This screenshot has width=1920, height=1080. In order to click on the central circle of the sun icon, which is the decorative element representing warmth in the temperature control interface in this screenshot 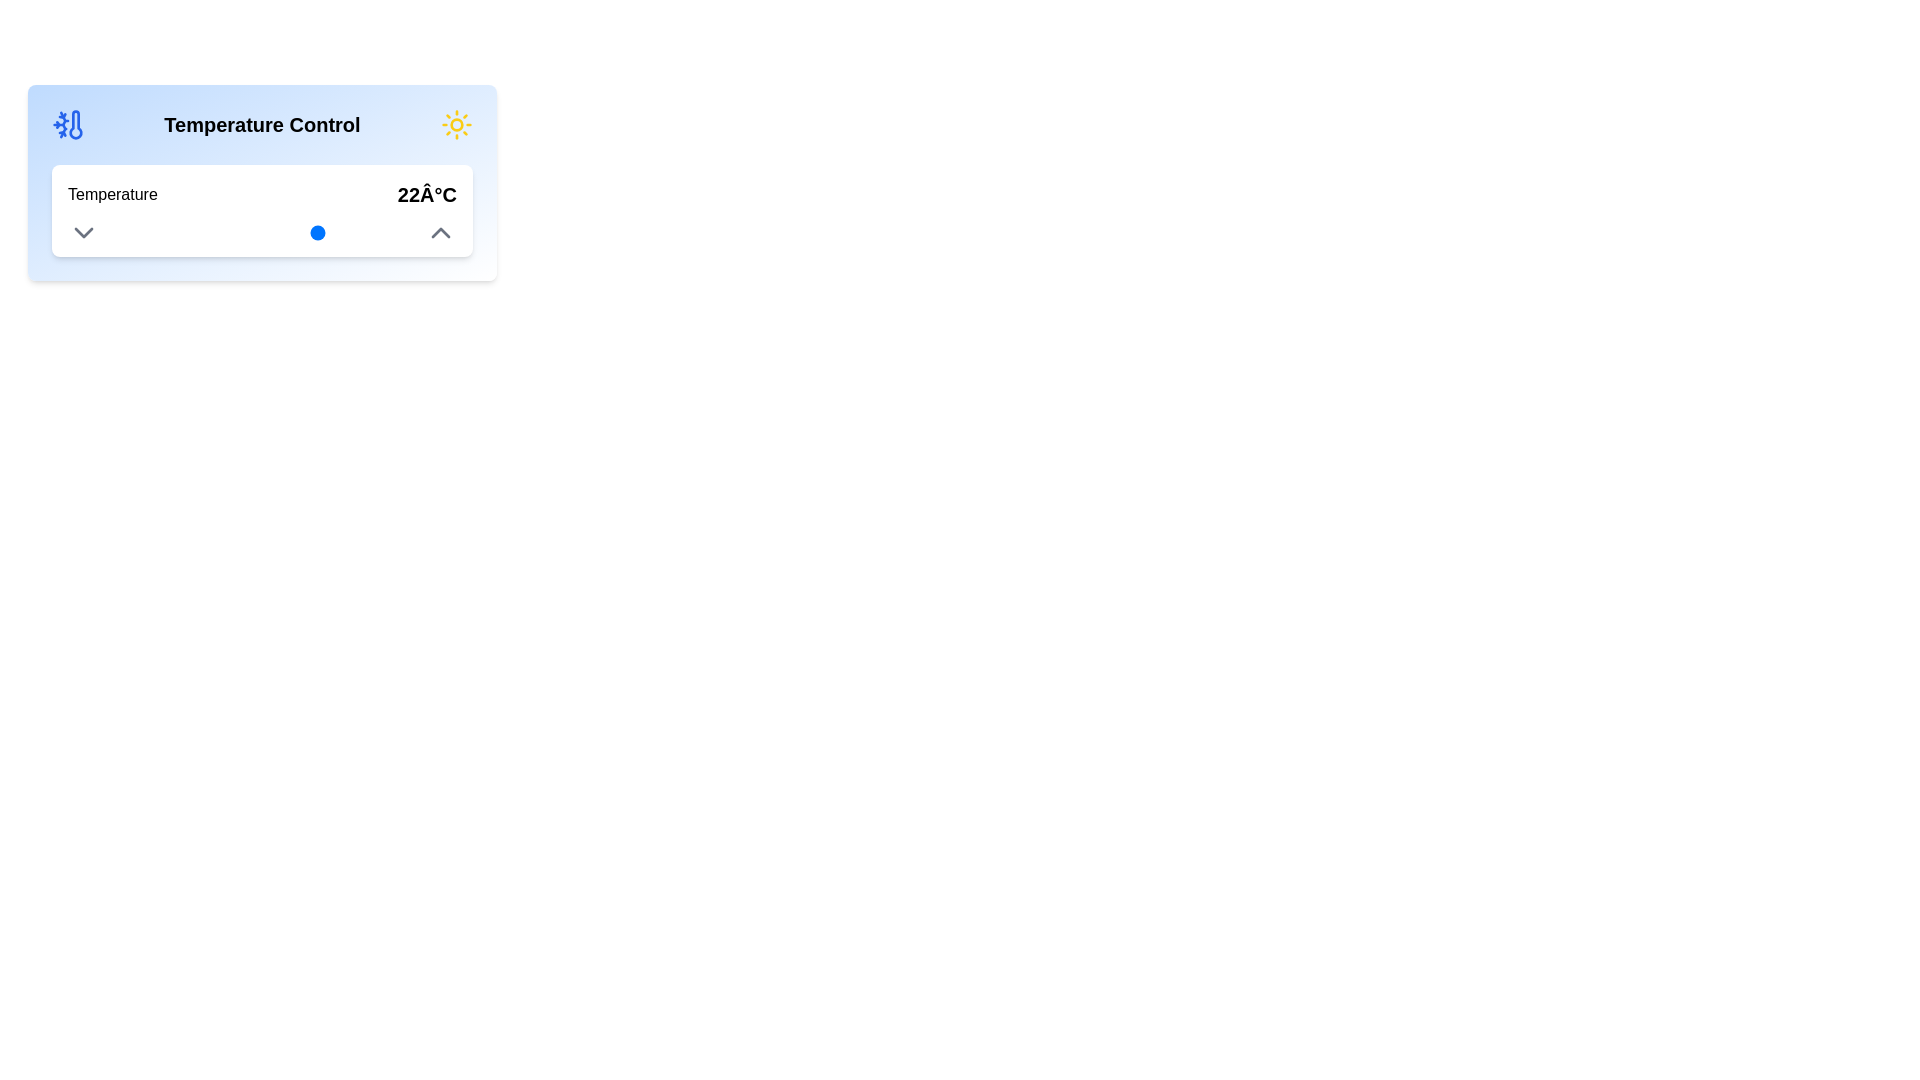, I will do `click(455, 124)`.